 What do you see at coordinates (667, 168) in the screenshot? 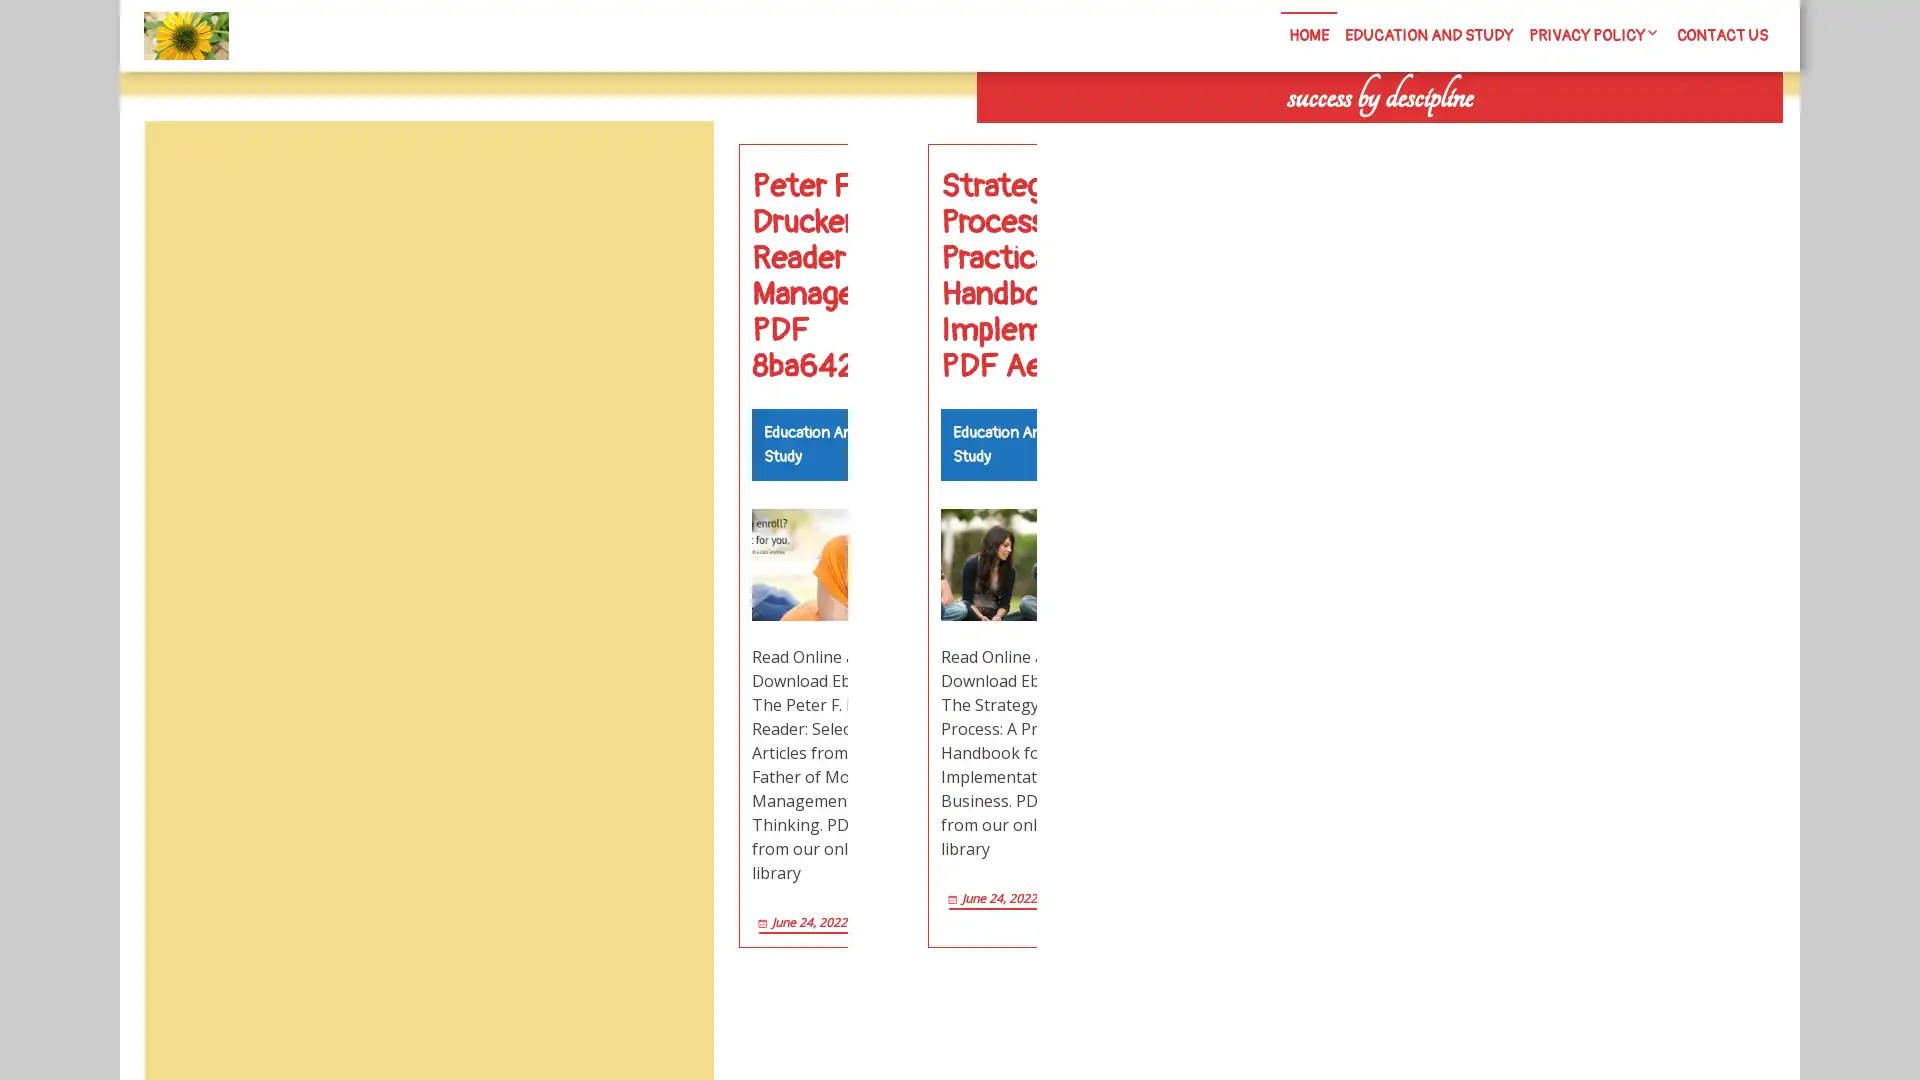
I see `Search` at bounding box center [667, 168].